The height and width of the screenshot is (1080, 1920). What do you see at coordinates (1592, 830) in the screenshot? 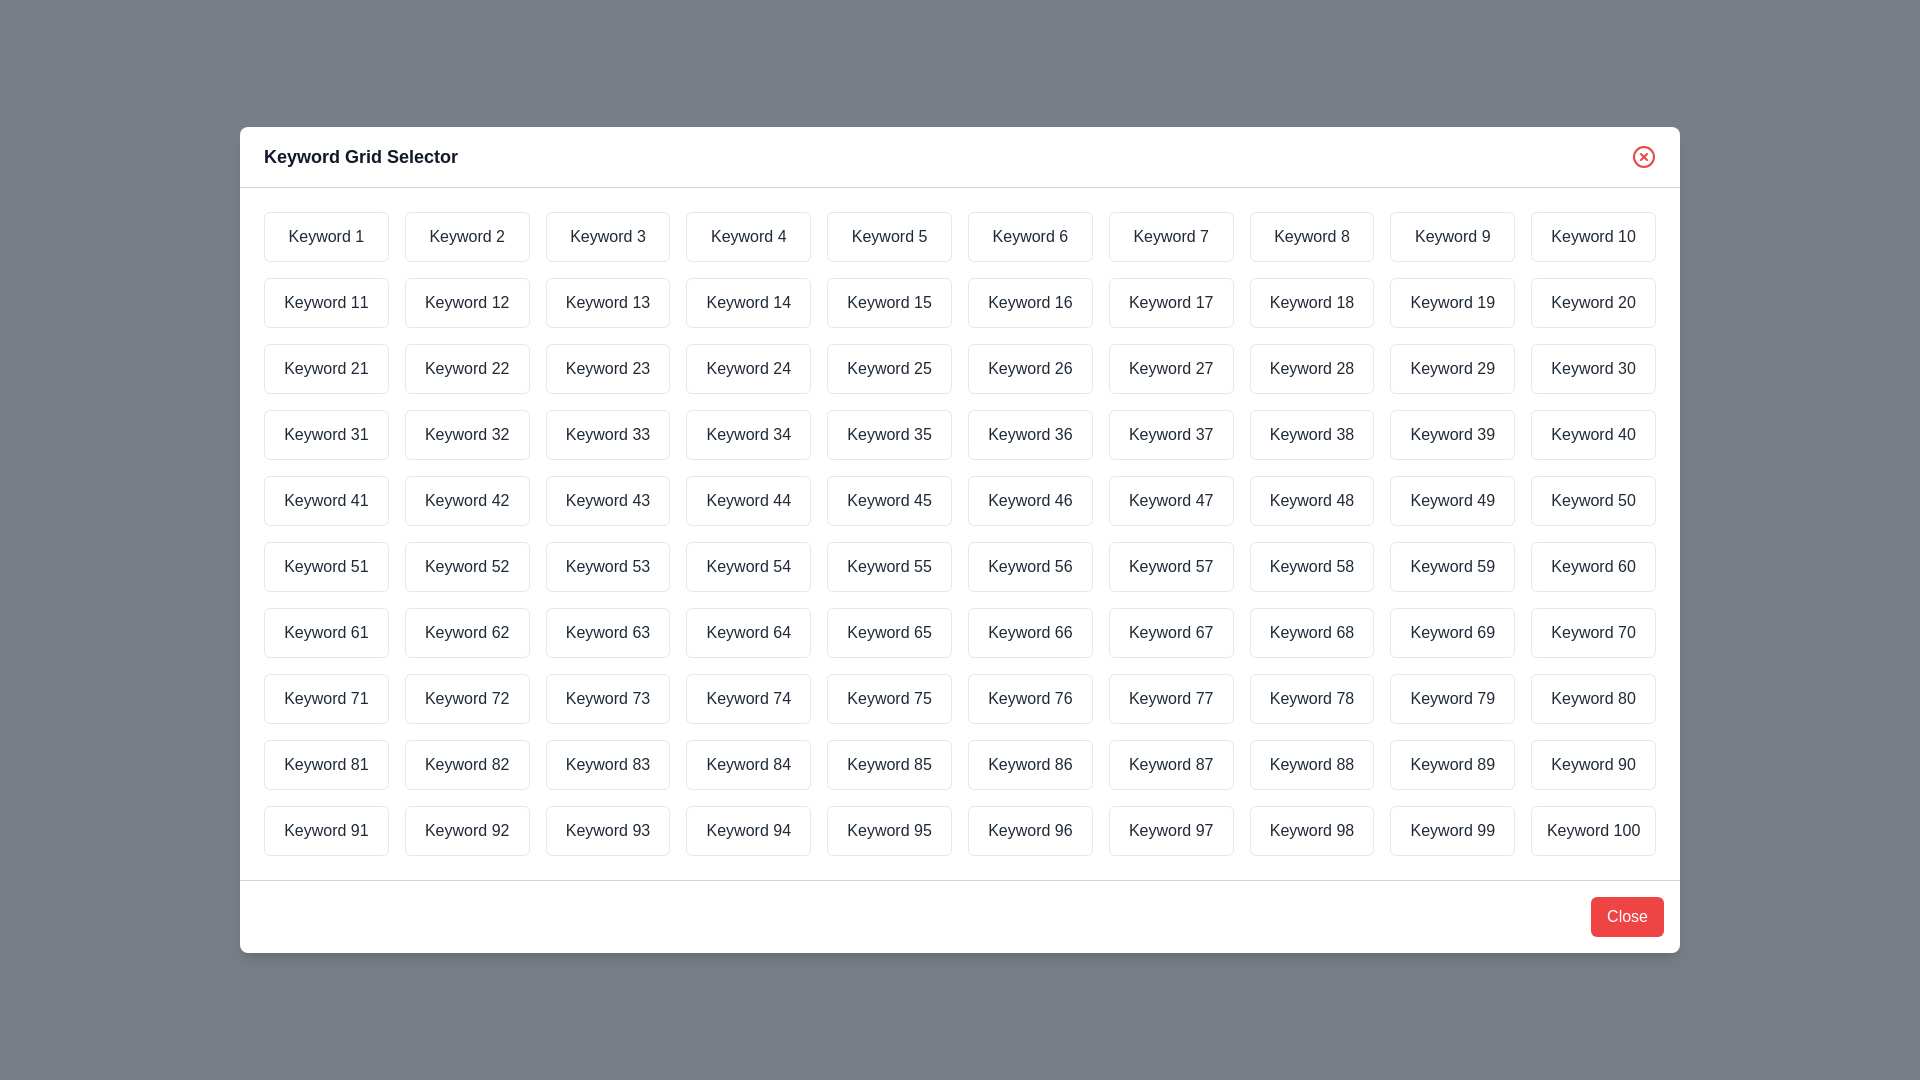
I see `the keyword Keyword 100 by clicking on it` at bounding box center [1592, 830].